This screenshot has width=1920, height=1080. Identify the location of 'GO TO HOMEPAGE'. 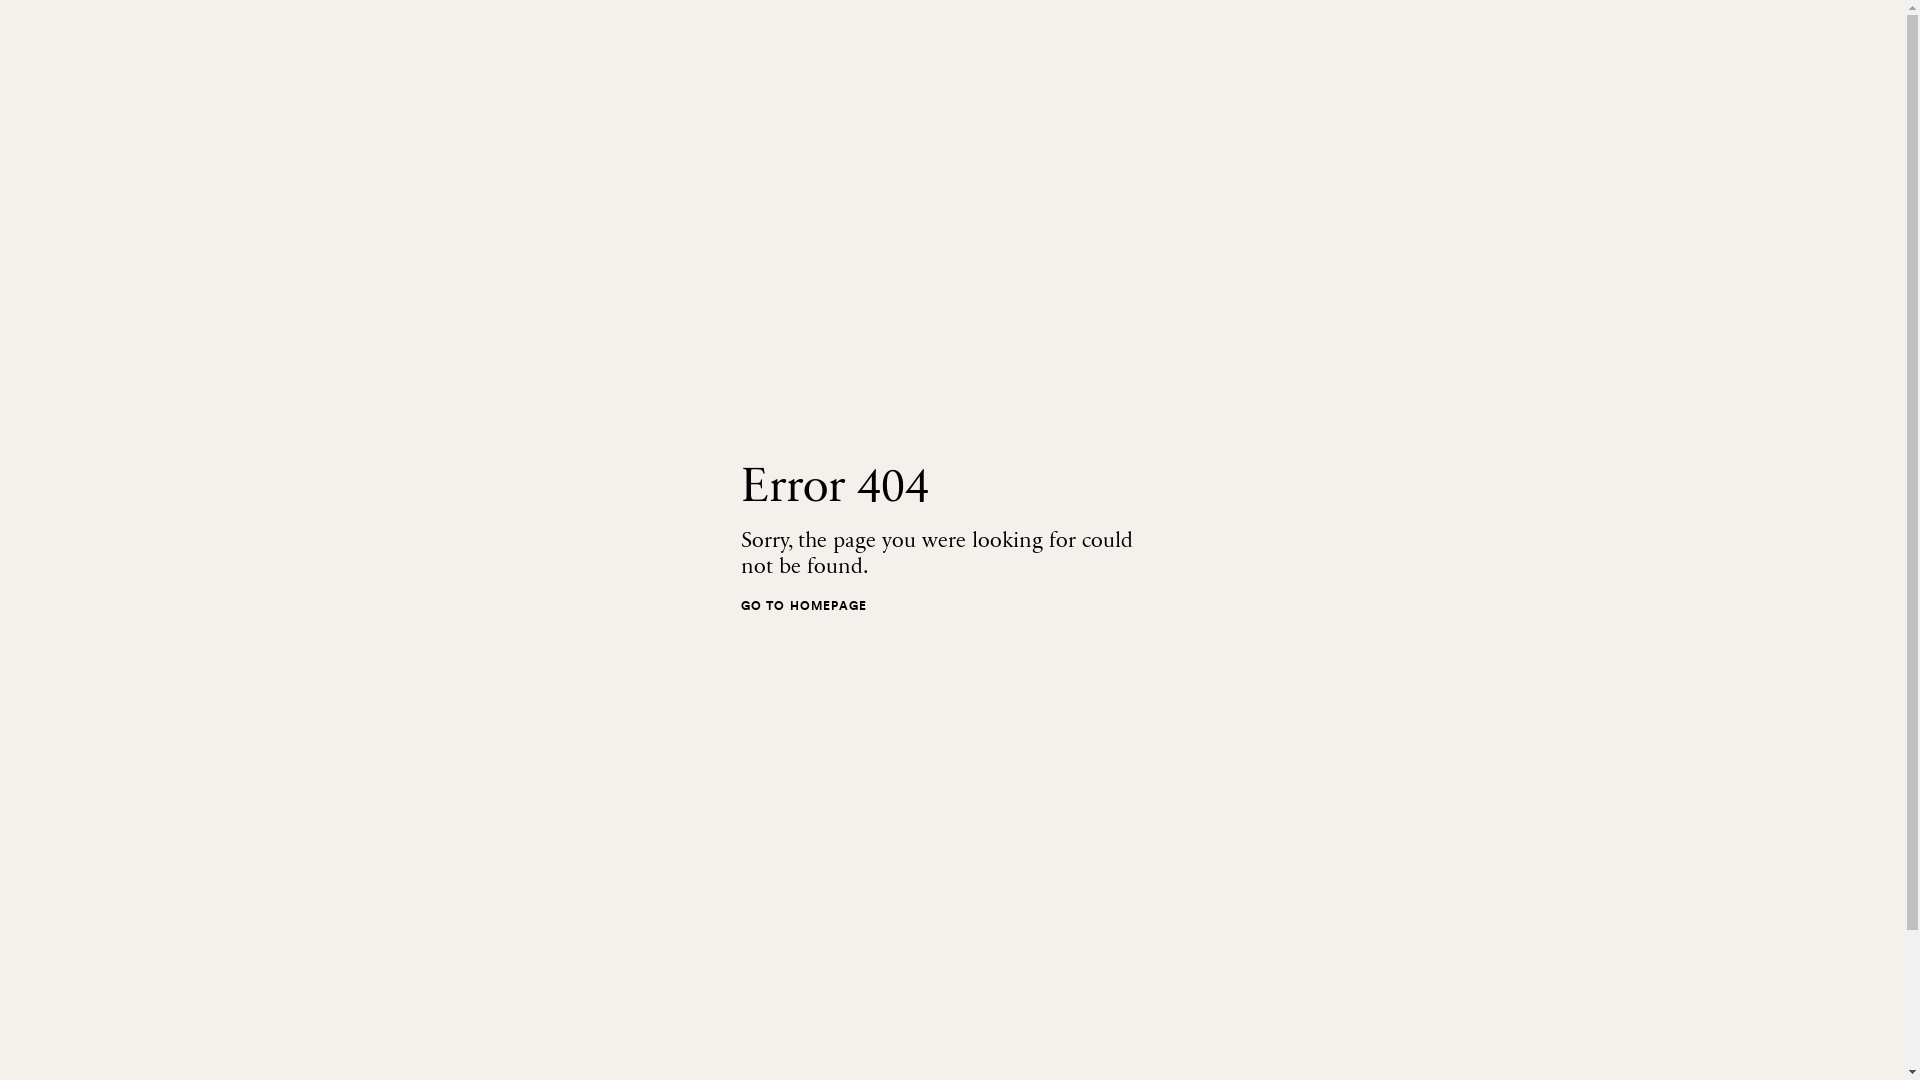
(738, 604).